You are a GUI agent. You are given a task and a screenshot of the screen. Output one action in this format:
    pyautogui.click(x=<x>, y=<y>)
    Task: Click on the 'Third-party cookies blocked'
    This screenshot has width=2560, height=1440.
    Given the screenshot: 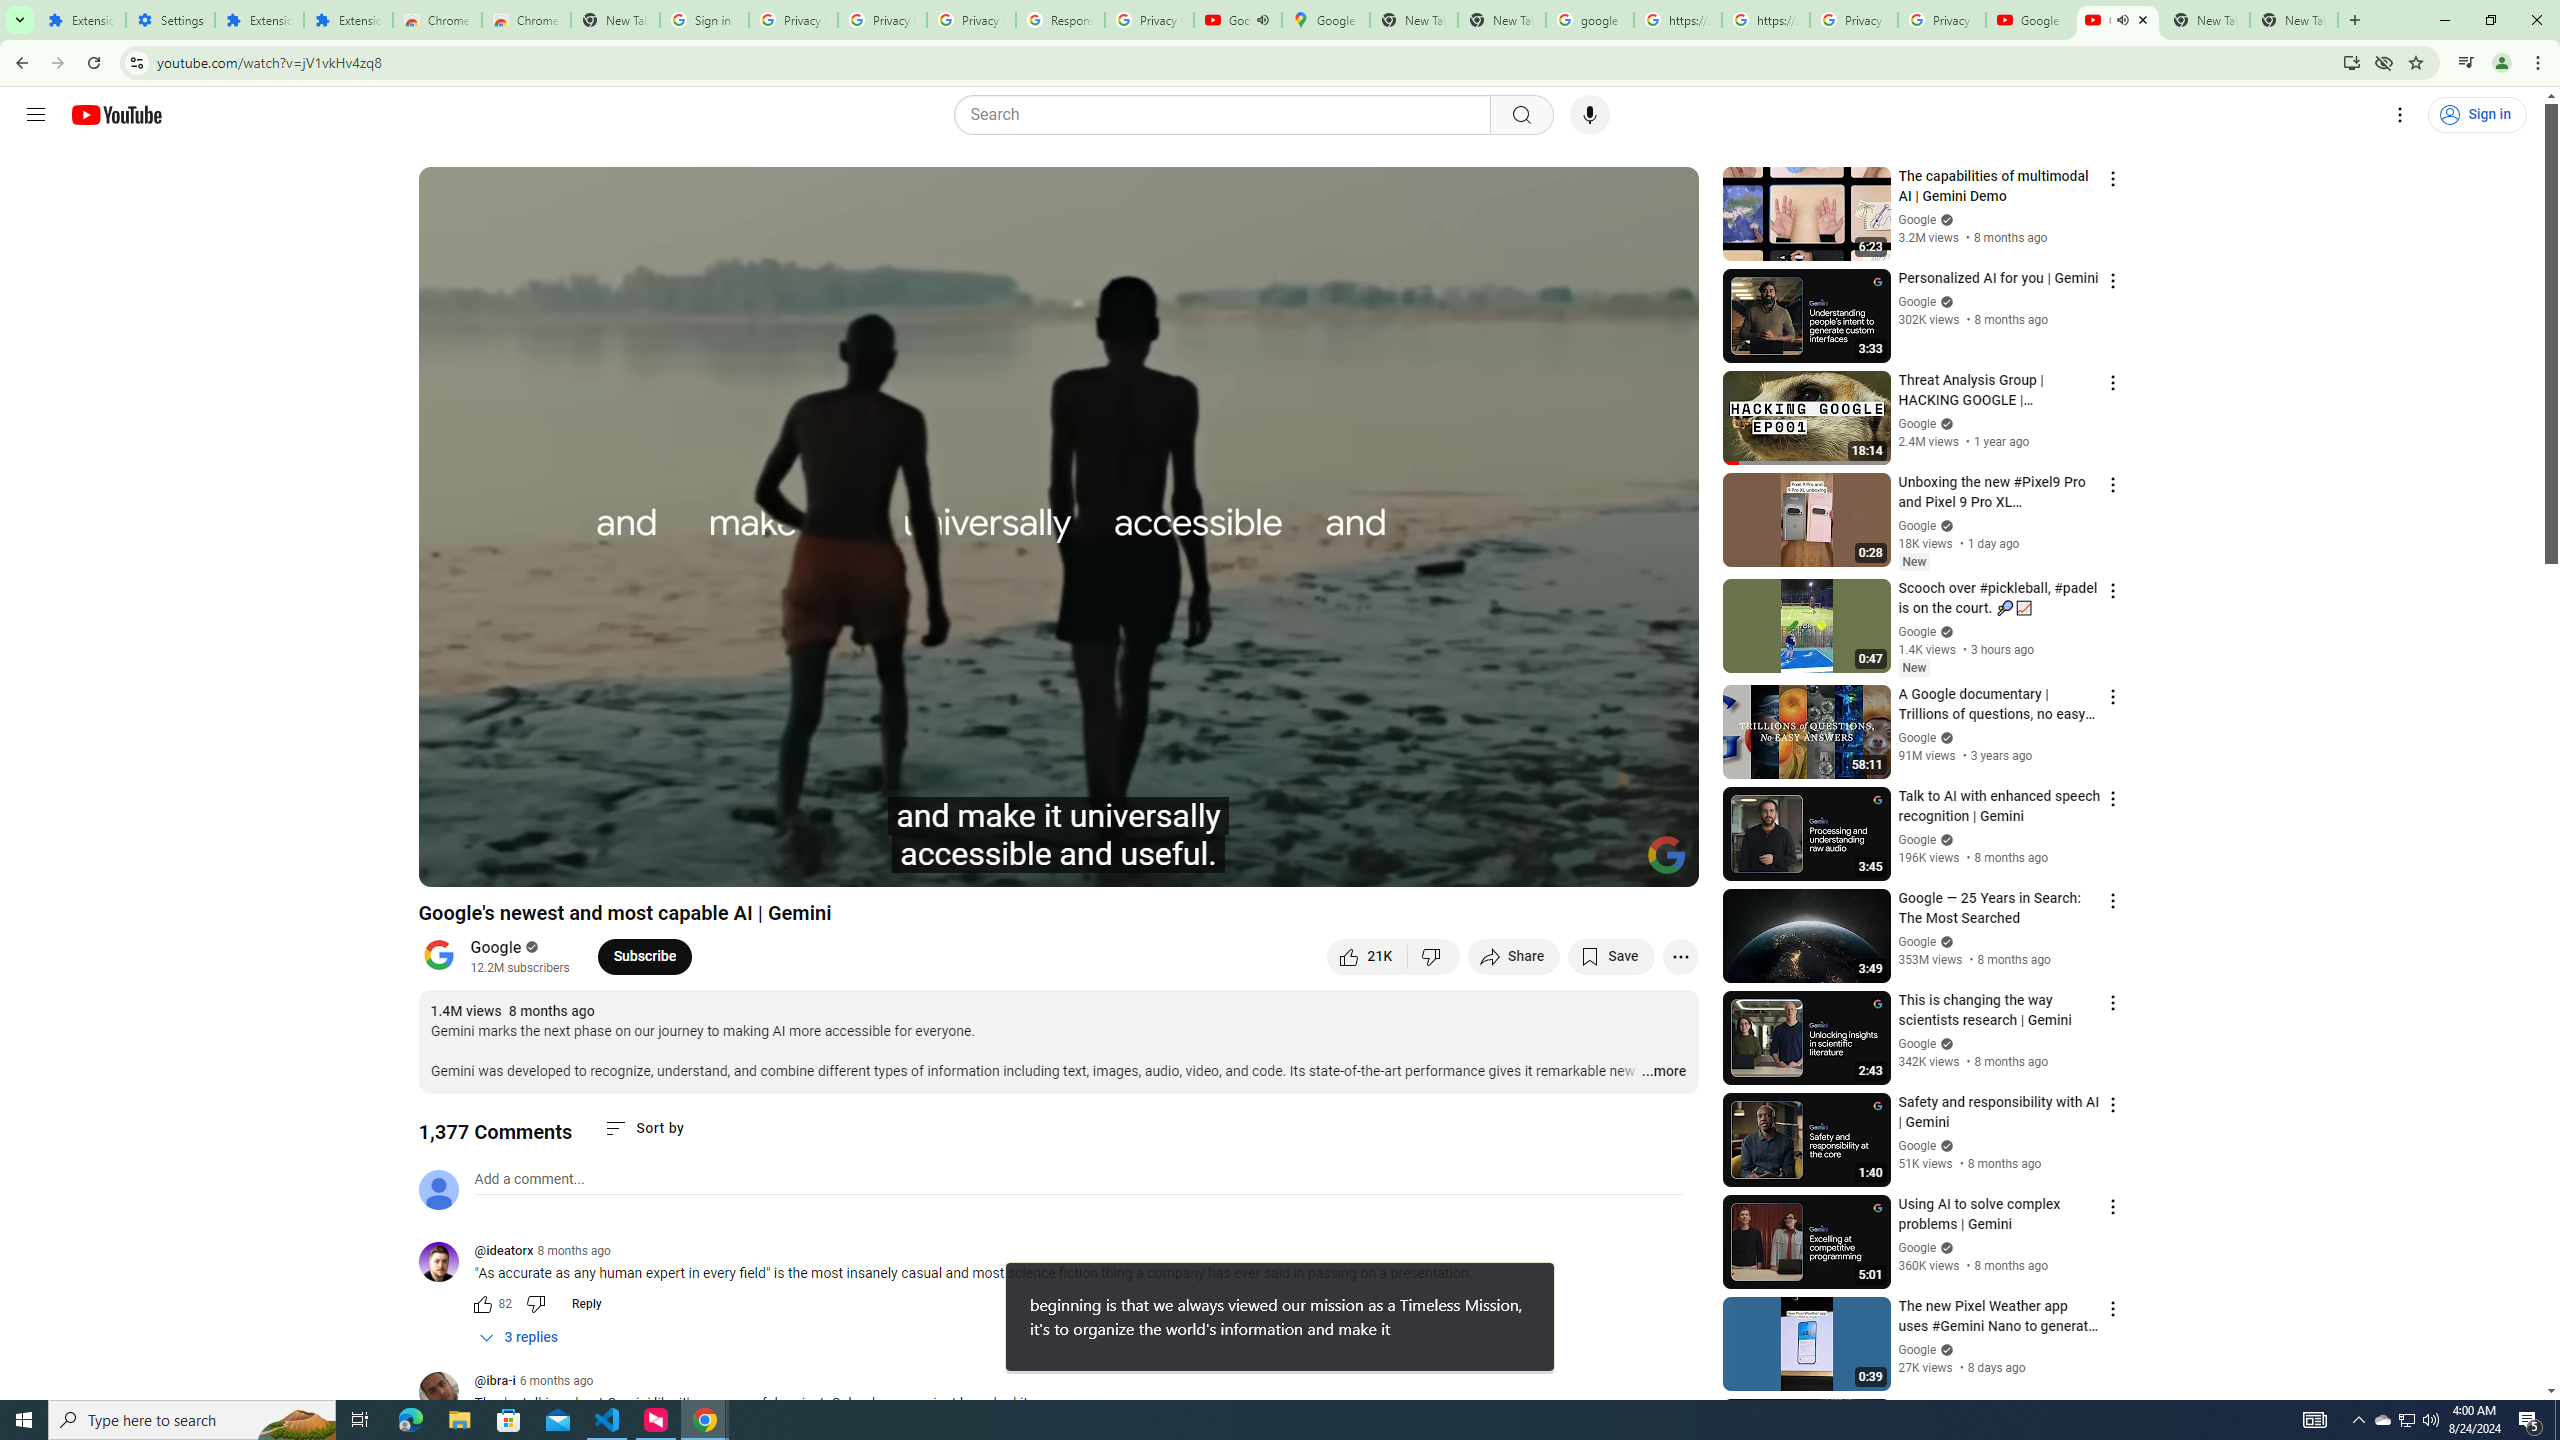 What is the action you would take?
    pyautogui.click(x=2384, y=61)
    